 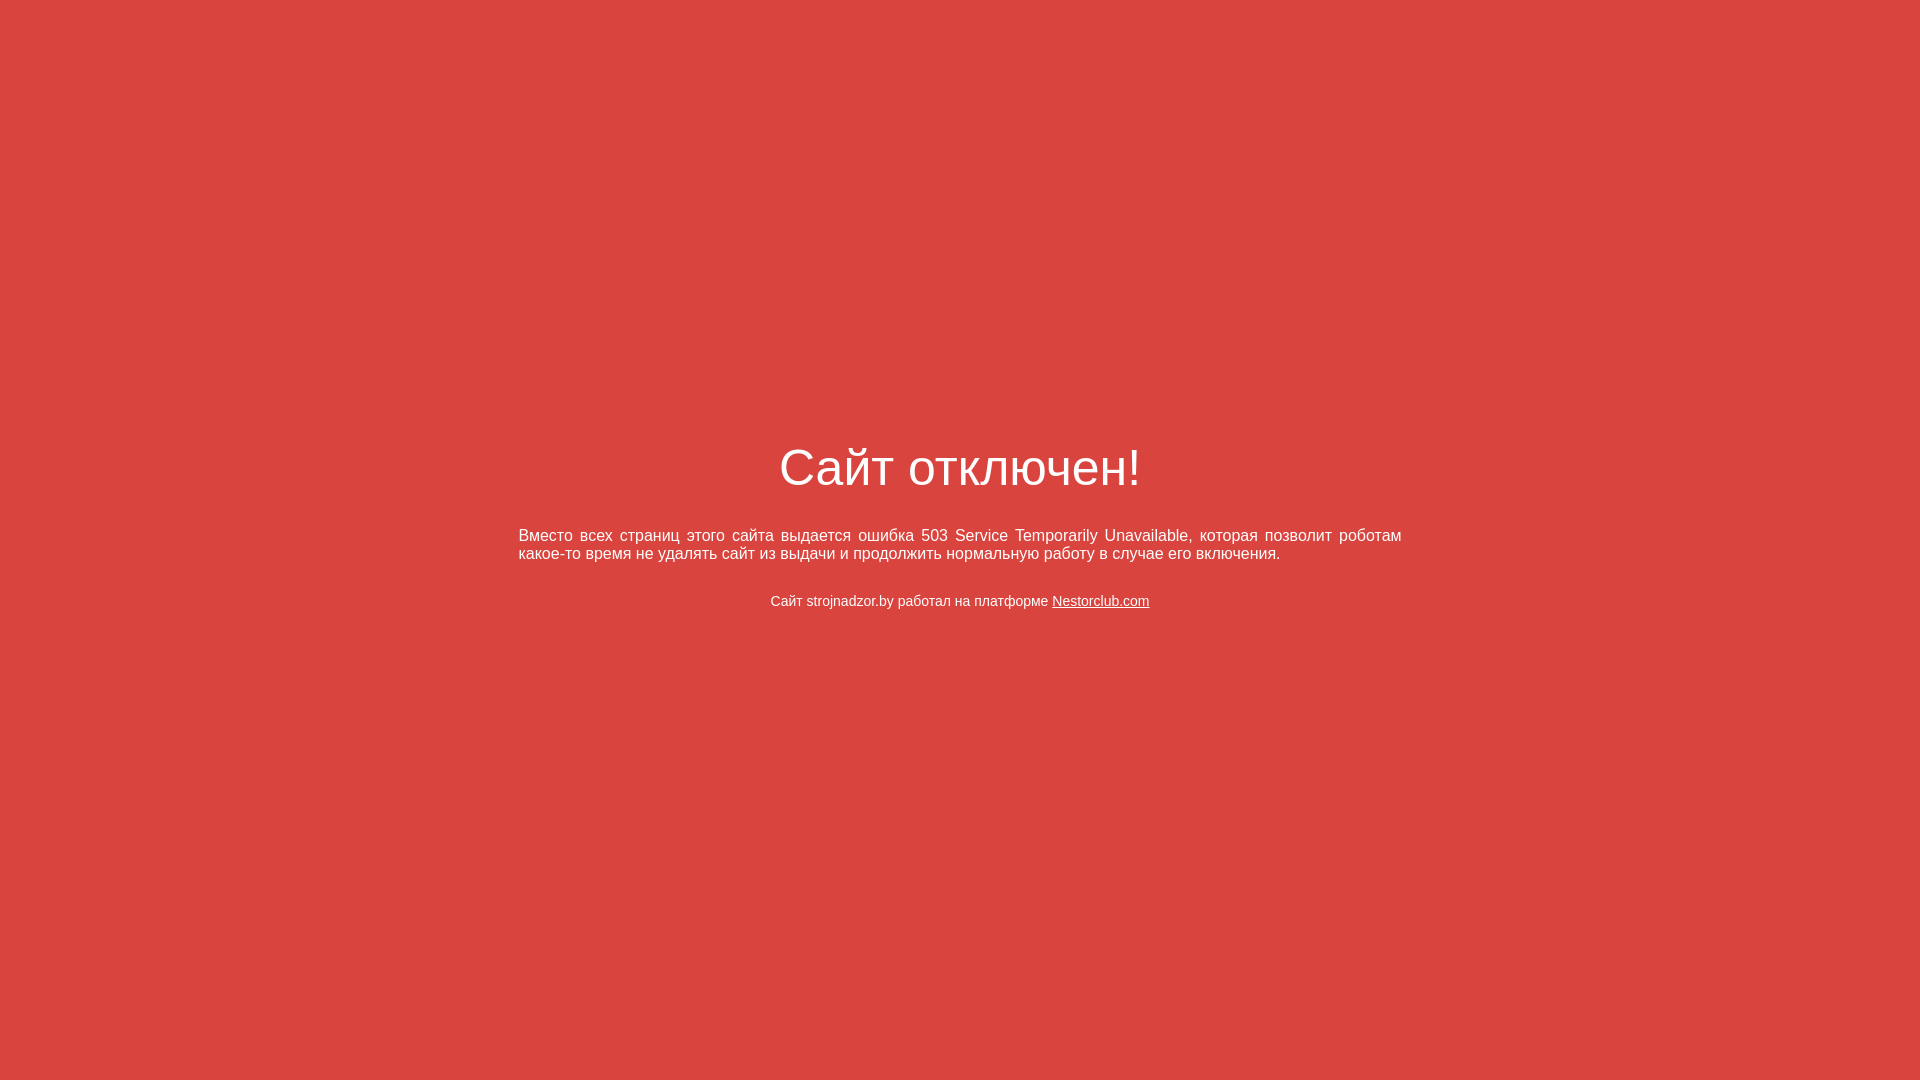 I want to click on 'Nestorclub.com', so click(x=1099, y=600).